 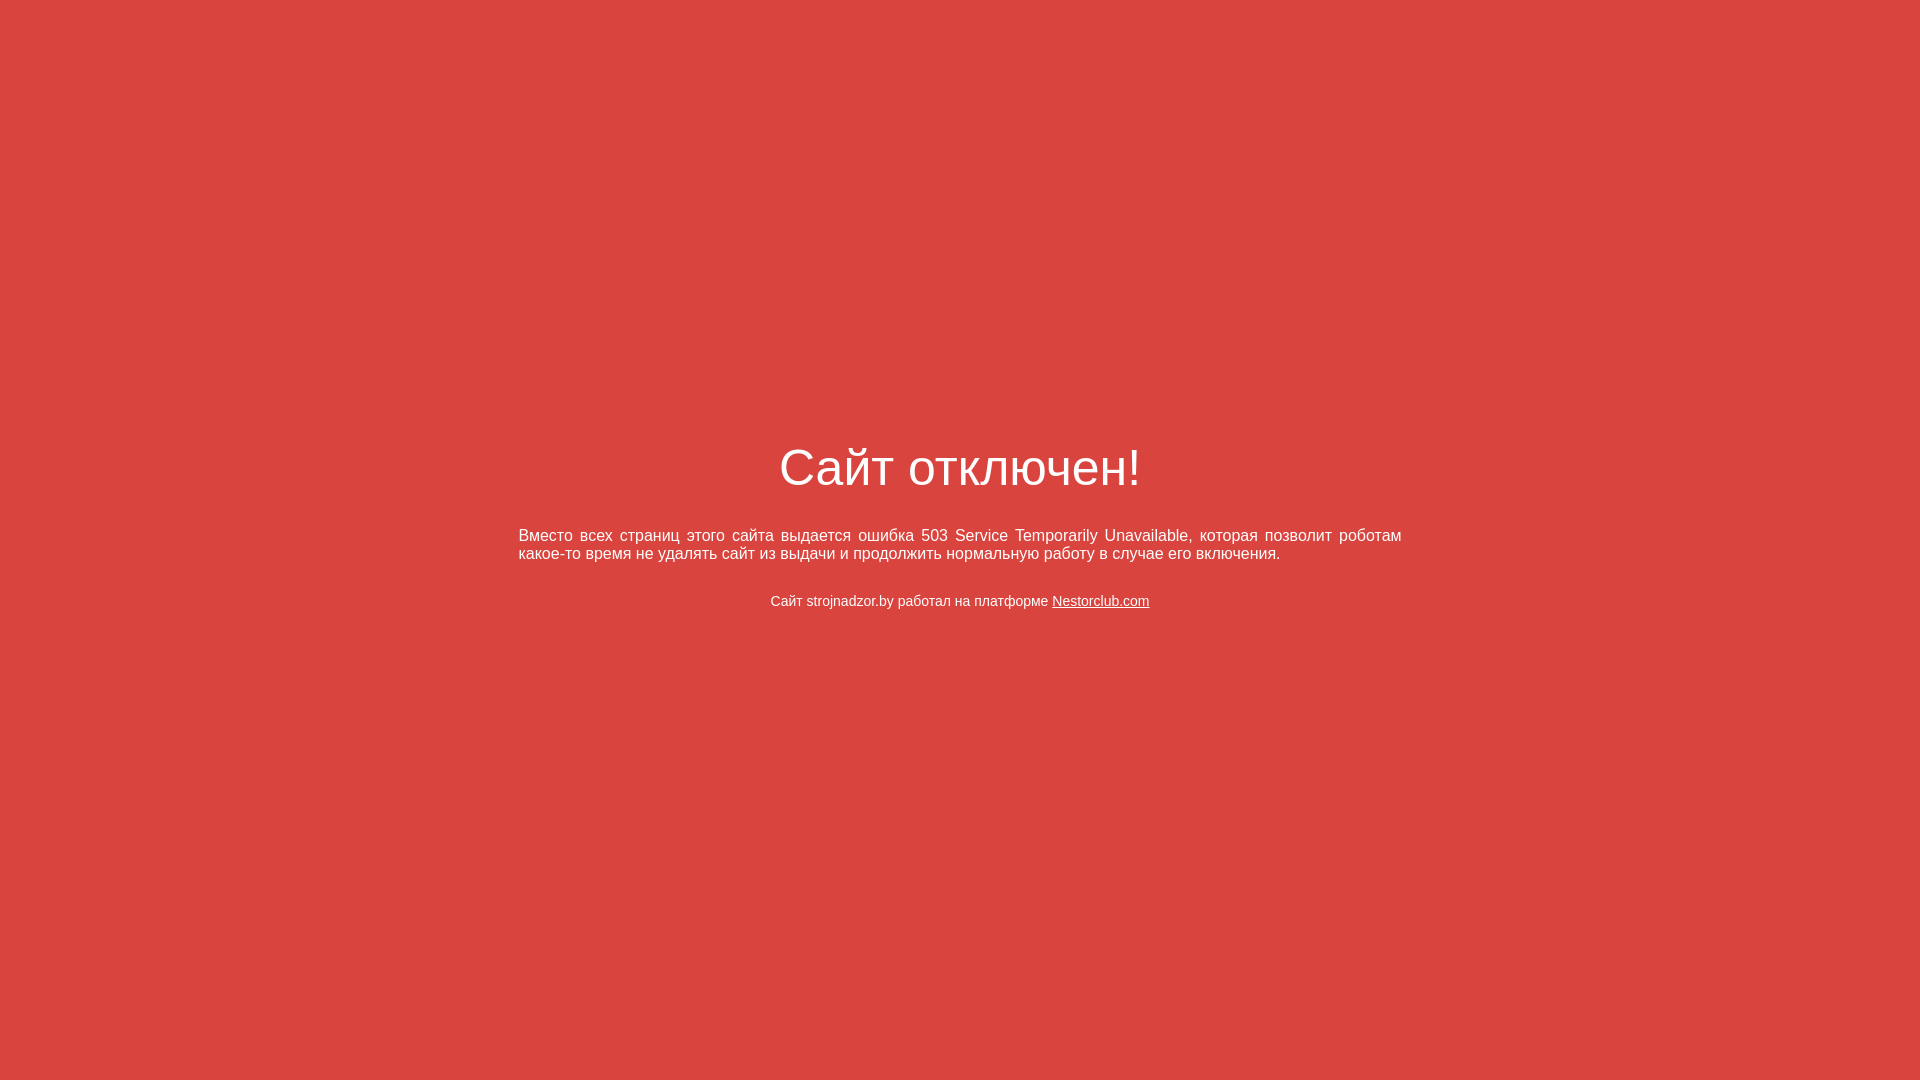 I want to click on 'Nestorclub.com', so click(x=1099, y=600).